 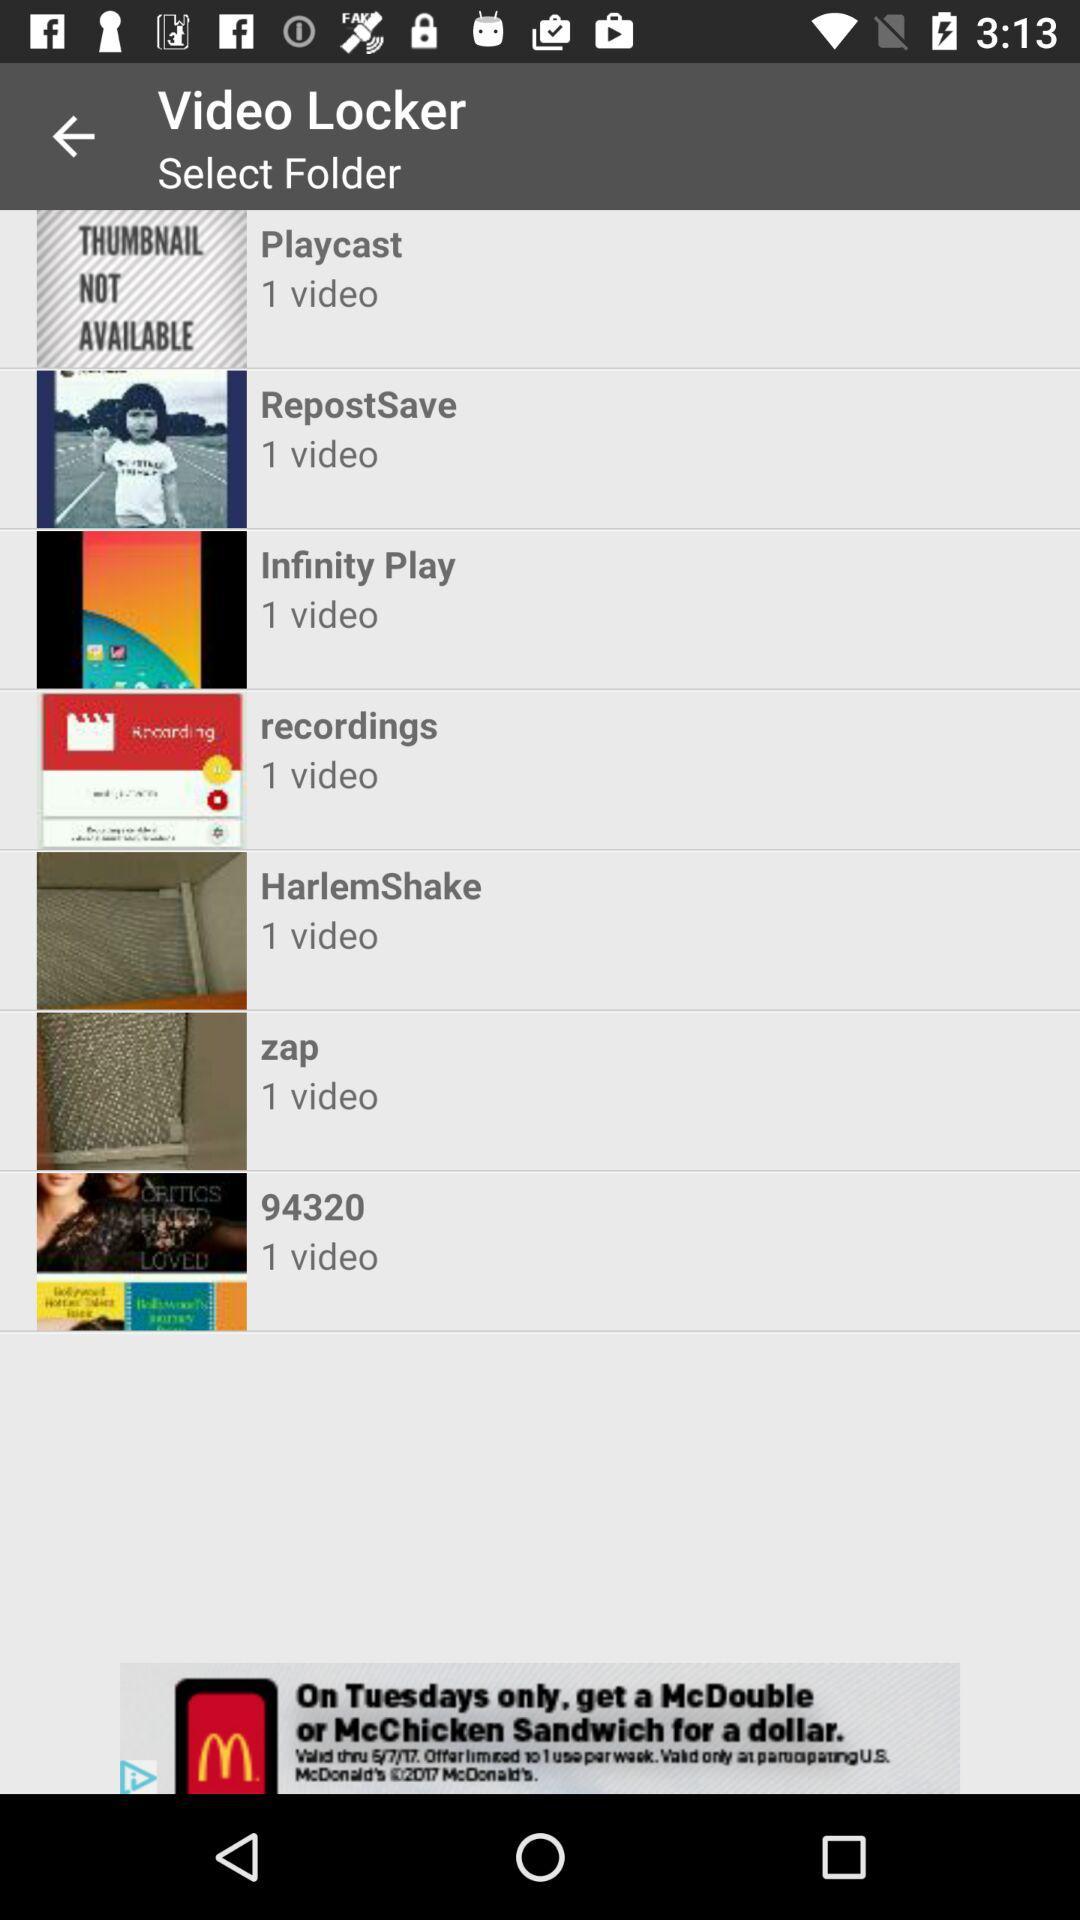 What do you see at coordinates (540, 1727) in the screenshot?
I see `just an add space` at bounding box center [540, 1727].